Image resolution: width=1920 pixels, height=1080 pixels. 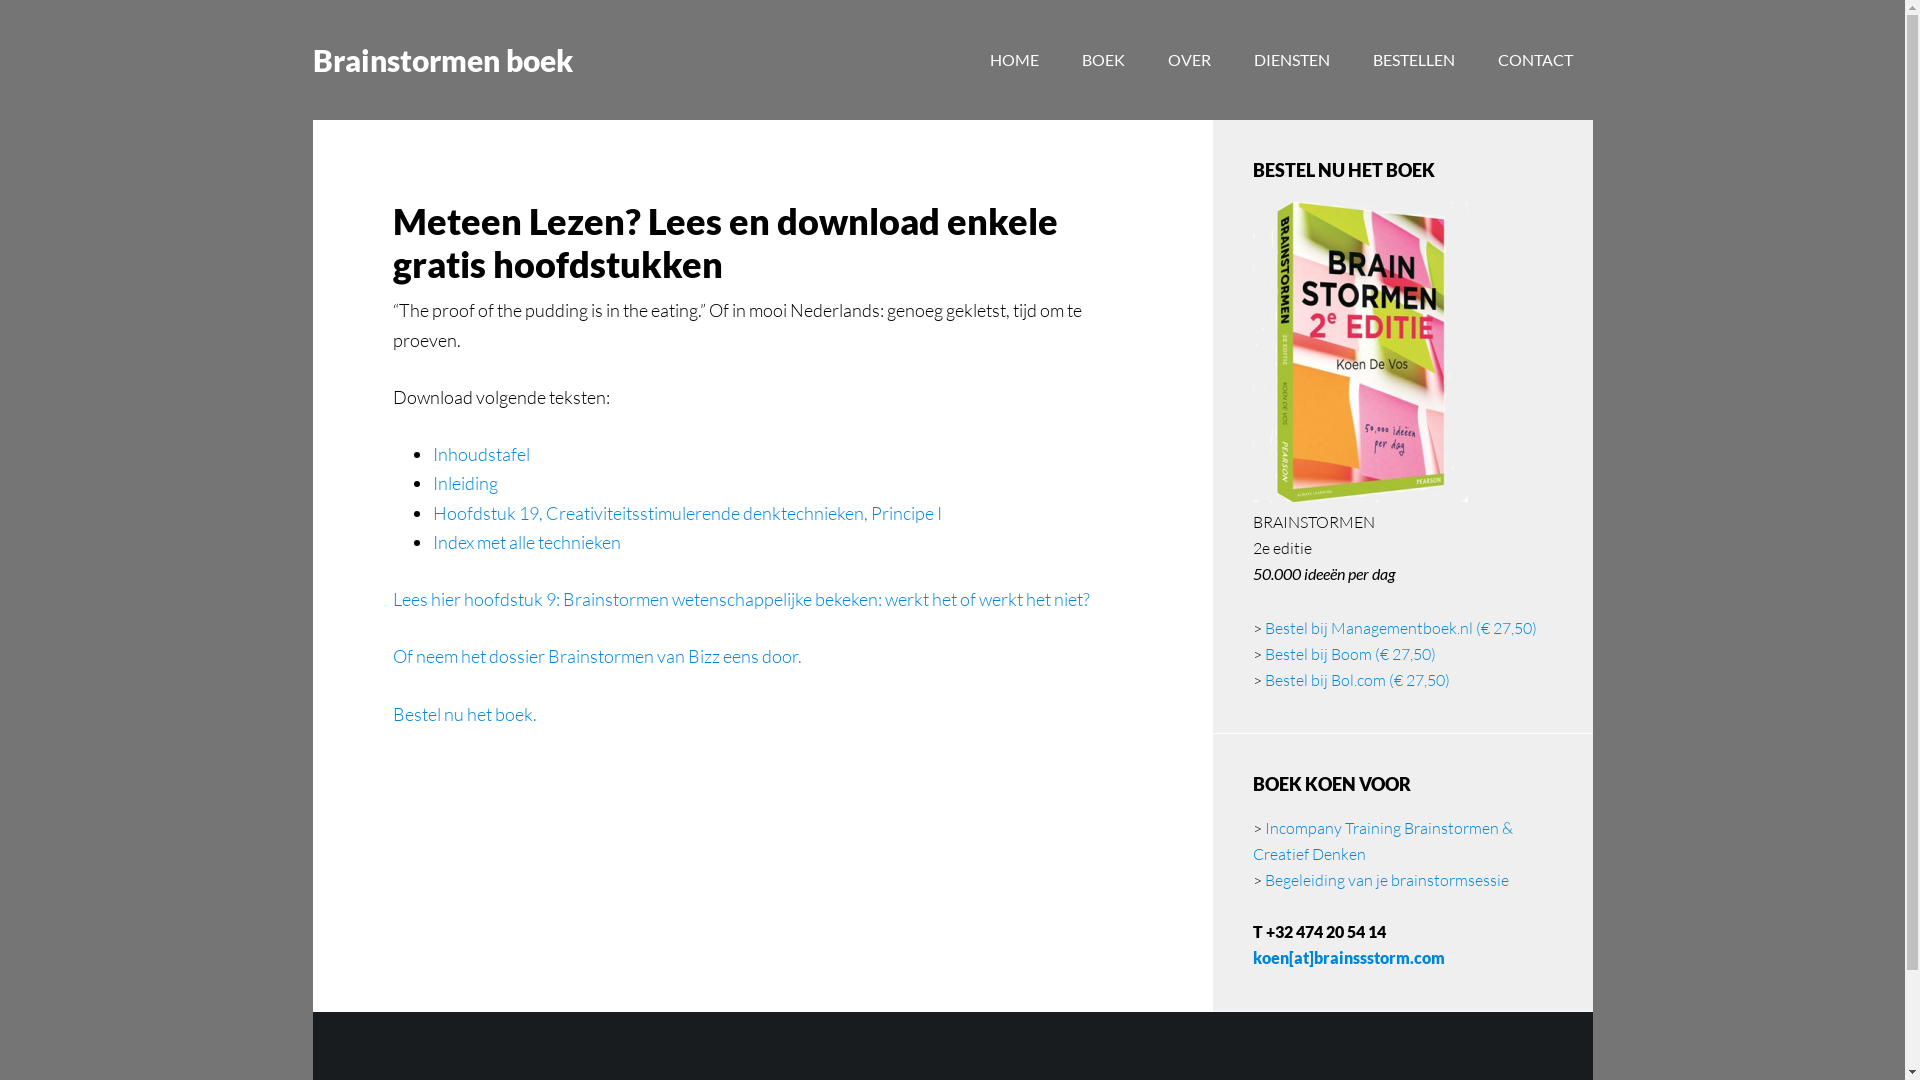 What do you see at coordinates (969, 59) in the screenshot?
I see `'HOME'` at bounding box center [969, 59].